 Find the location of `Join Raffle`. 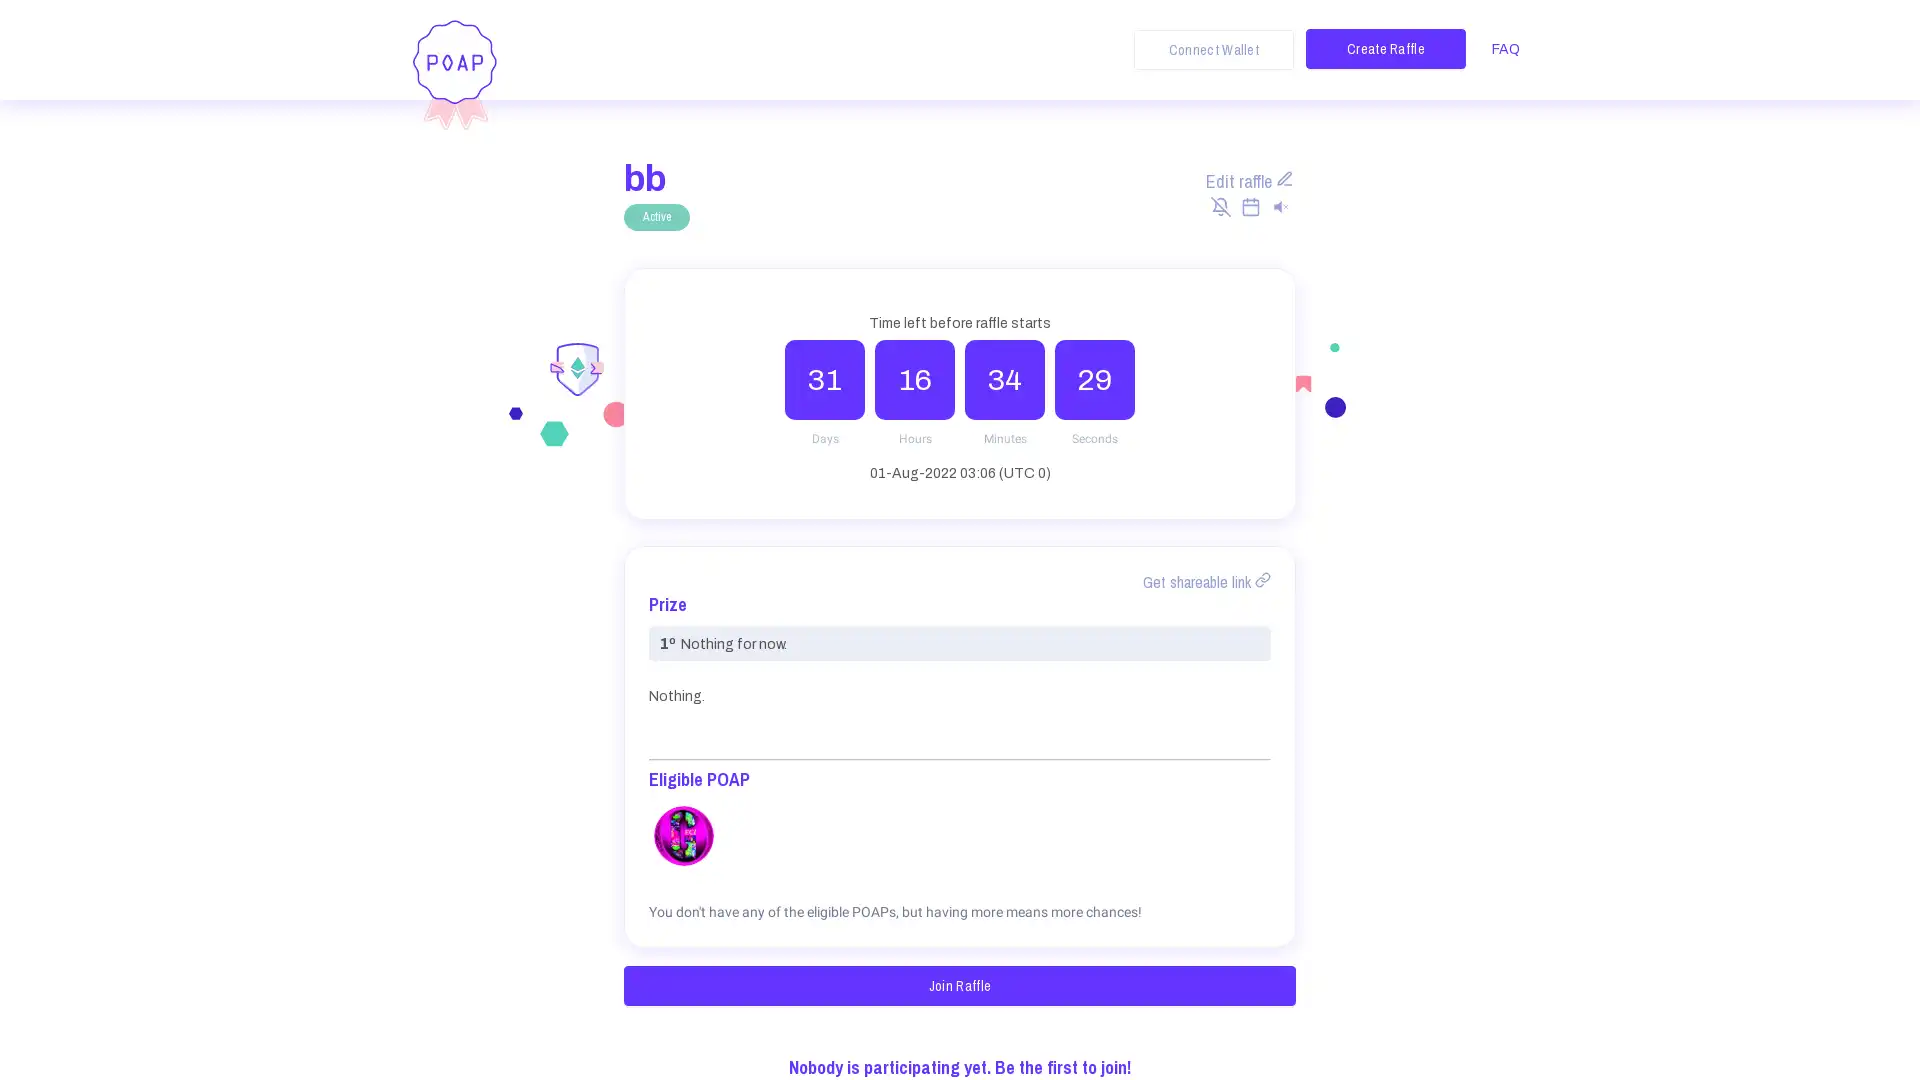

Join Raffle is located at coordinates (960, 985).